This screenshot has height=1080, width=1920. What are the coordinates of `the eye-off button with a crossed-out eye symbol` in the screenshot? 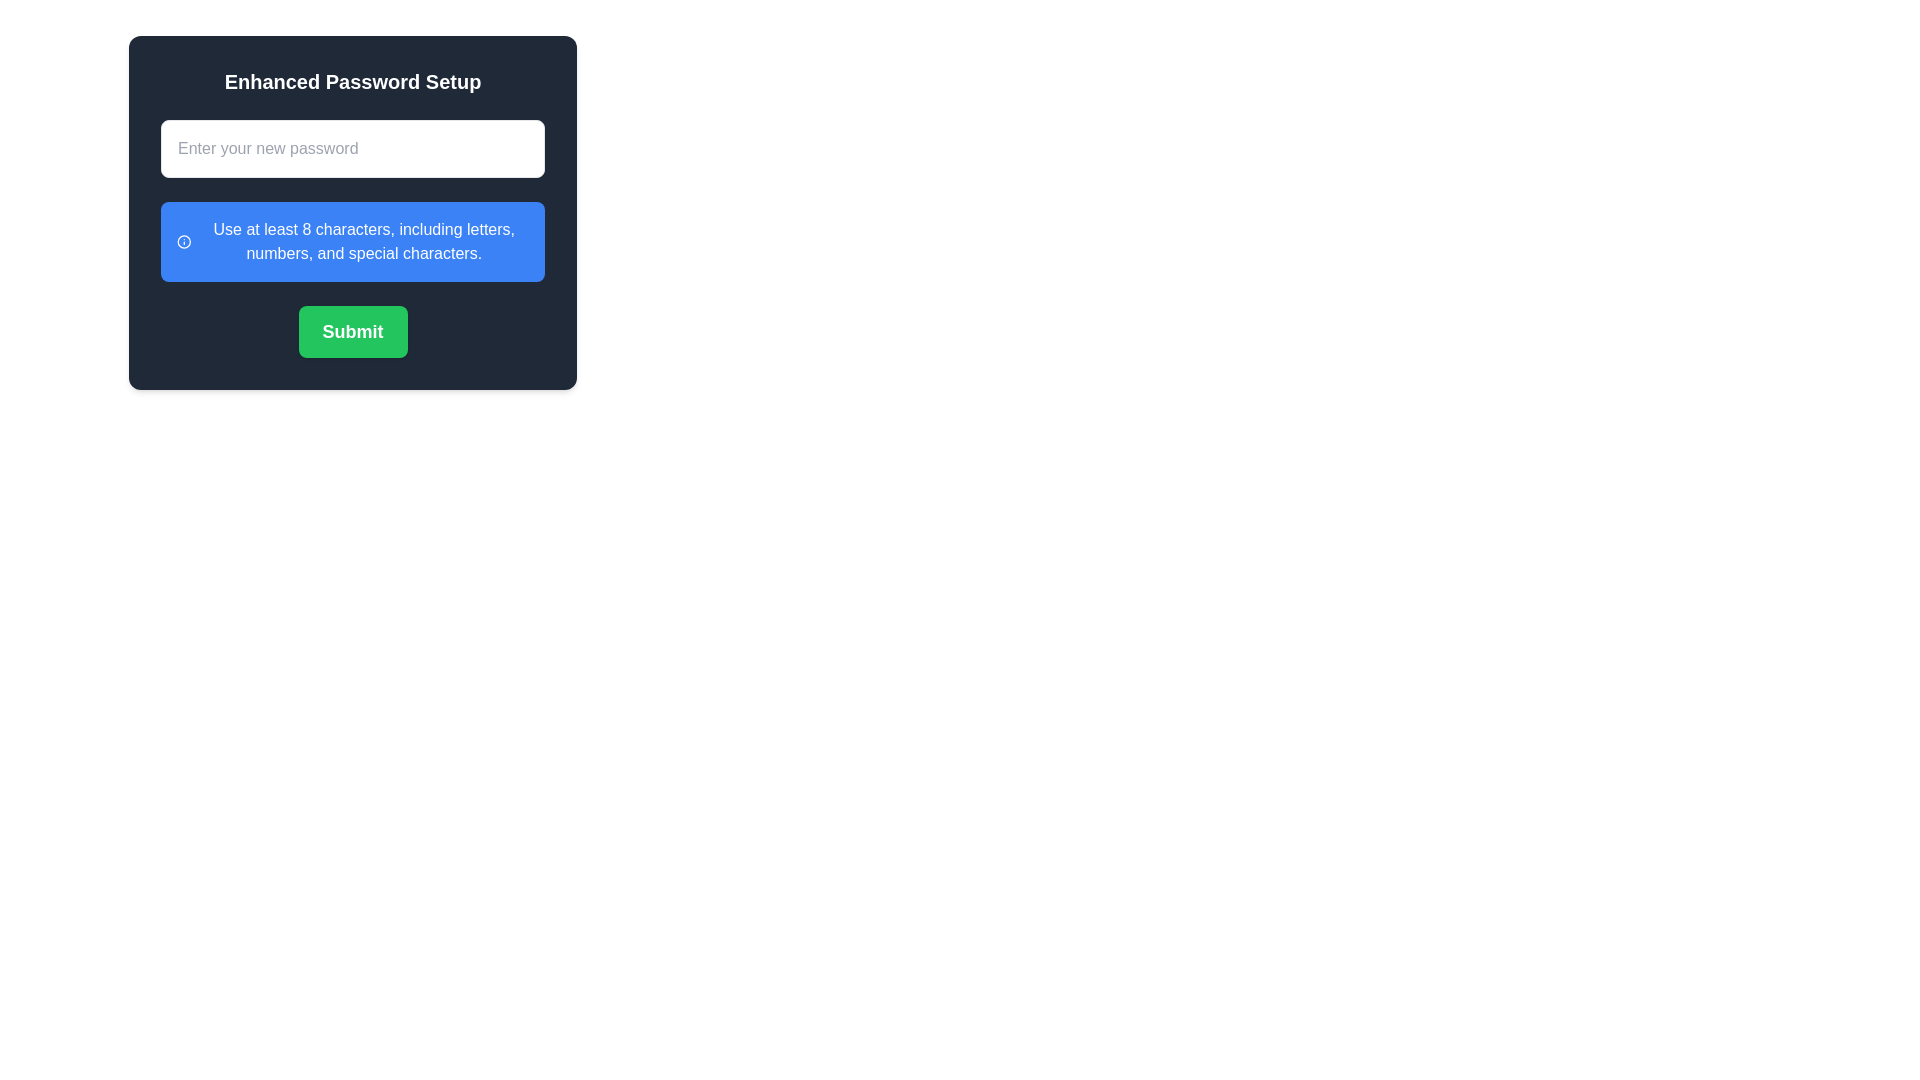 It's located at (517, 148).